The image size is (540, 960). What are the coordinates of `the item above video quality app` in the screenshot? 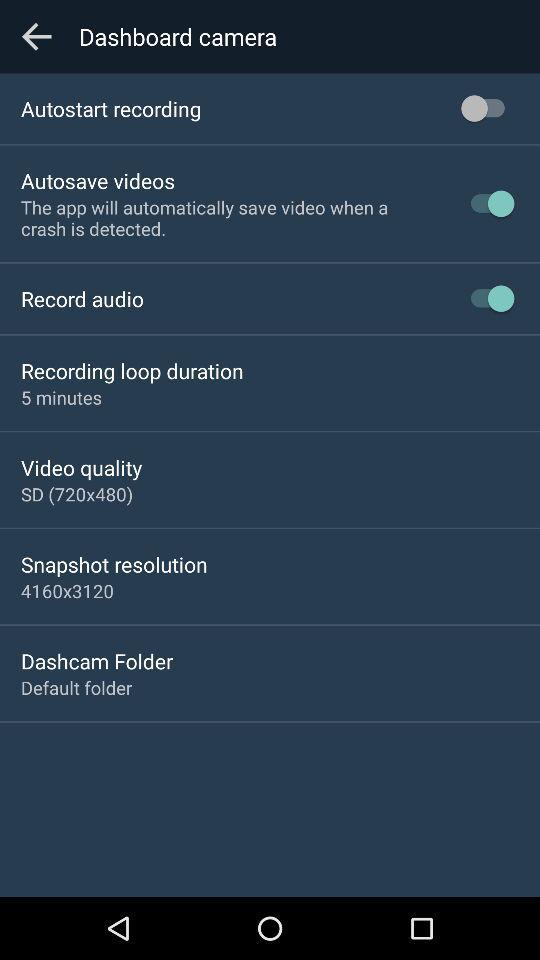 It's located at (61, 396).